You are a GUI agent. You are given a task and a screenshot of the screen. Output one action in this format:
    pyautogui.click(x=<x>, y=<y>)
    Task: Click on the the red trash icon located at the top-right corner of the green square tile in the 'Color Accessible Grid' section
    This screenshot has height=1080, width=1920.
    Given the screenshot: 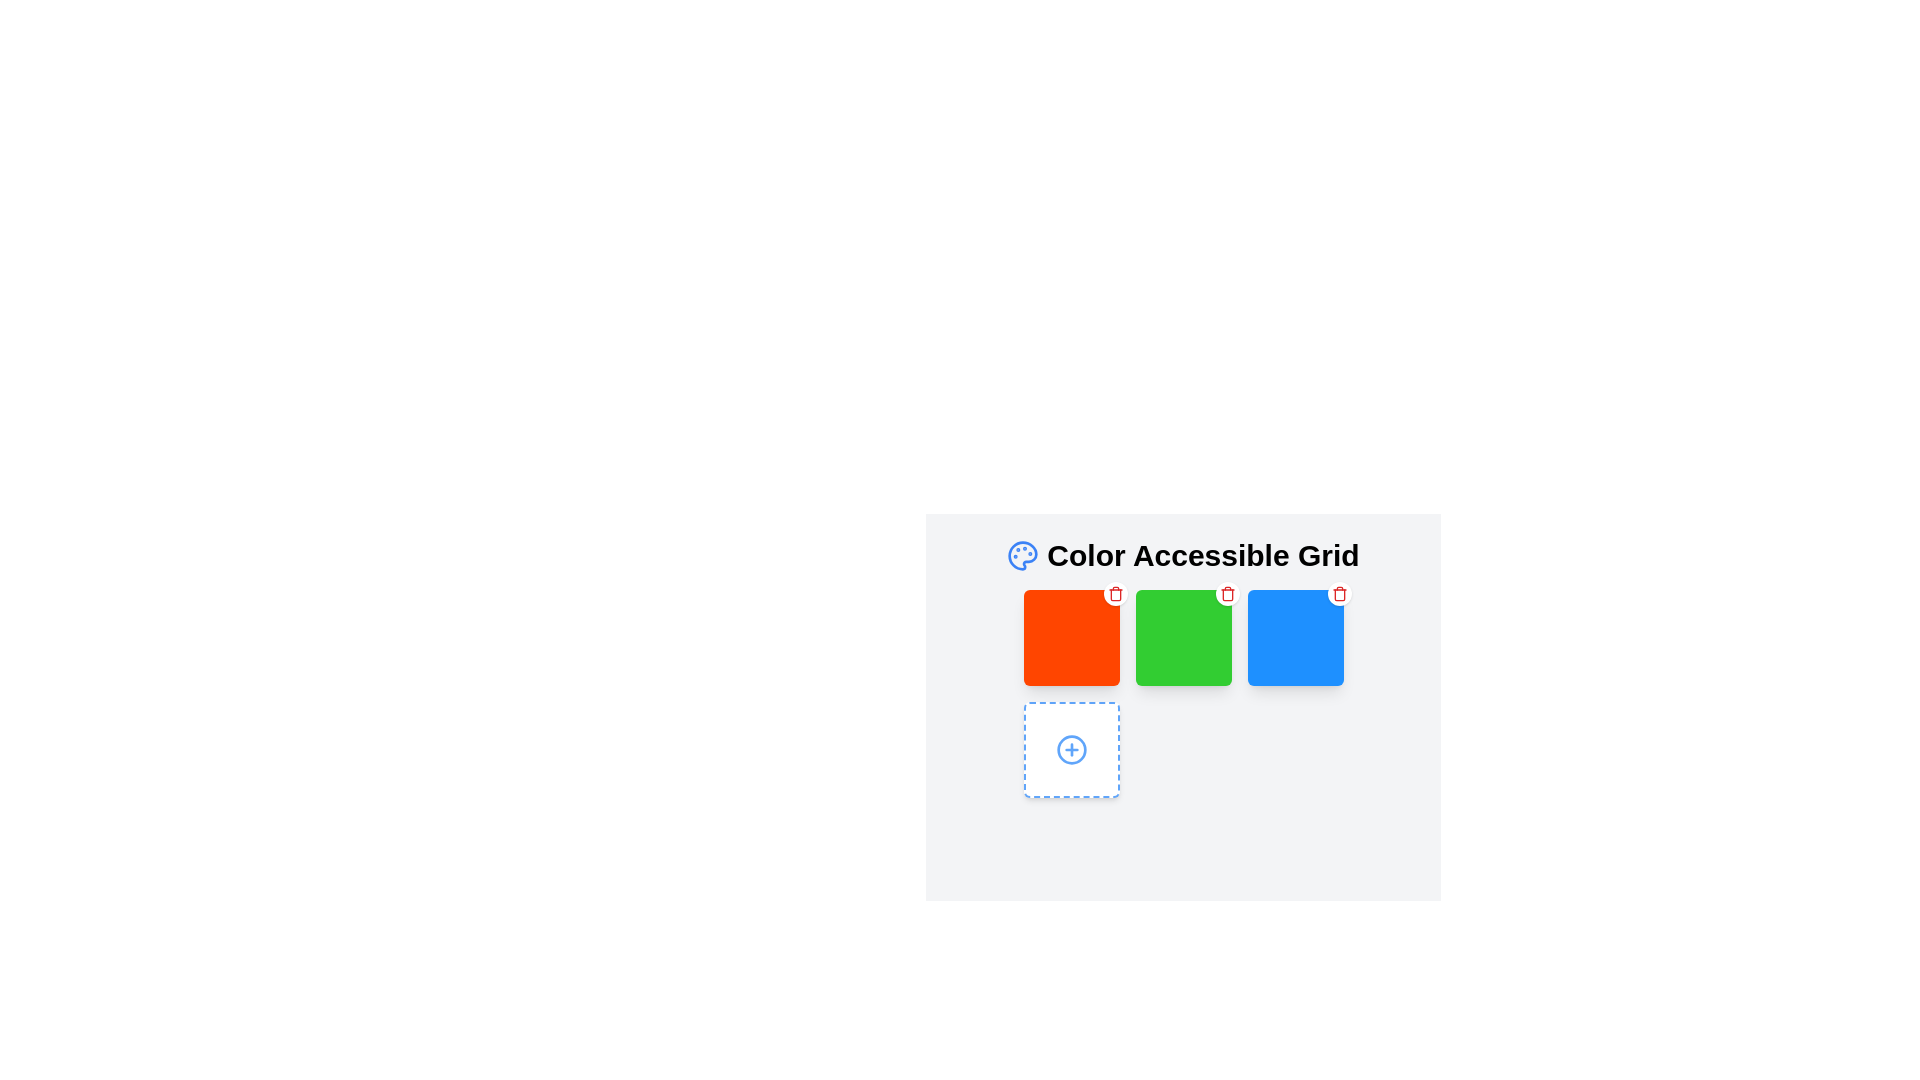 What is the action you would take?
    pyautogui.click(x=1114, y=593)
    